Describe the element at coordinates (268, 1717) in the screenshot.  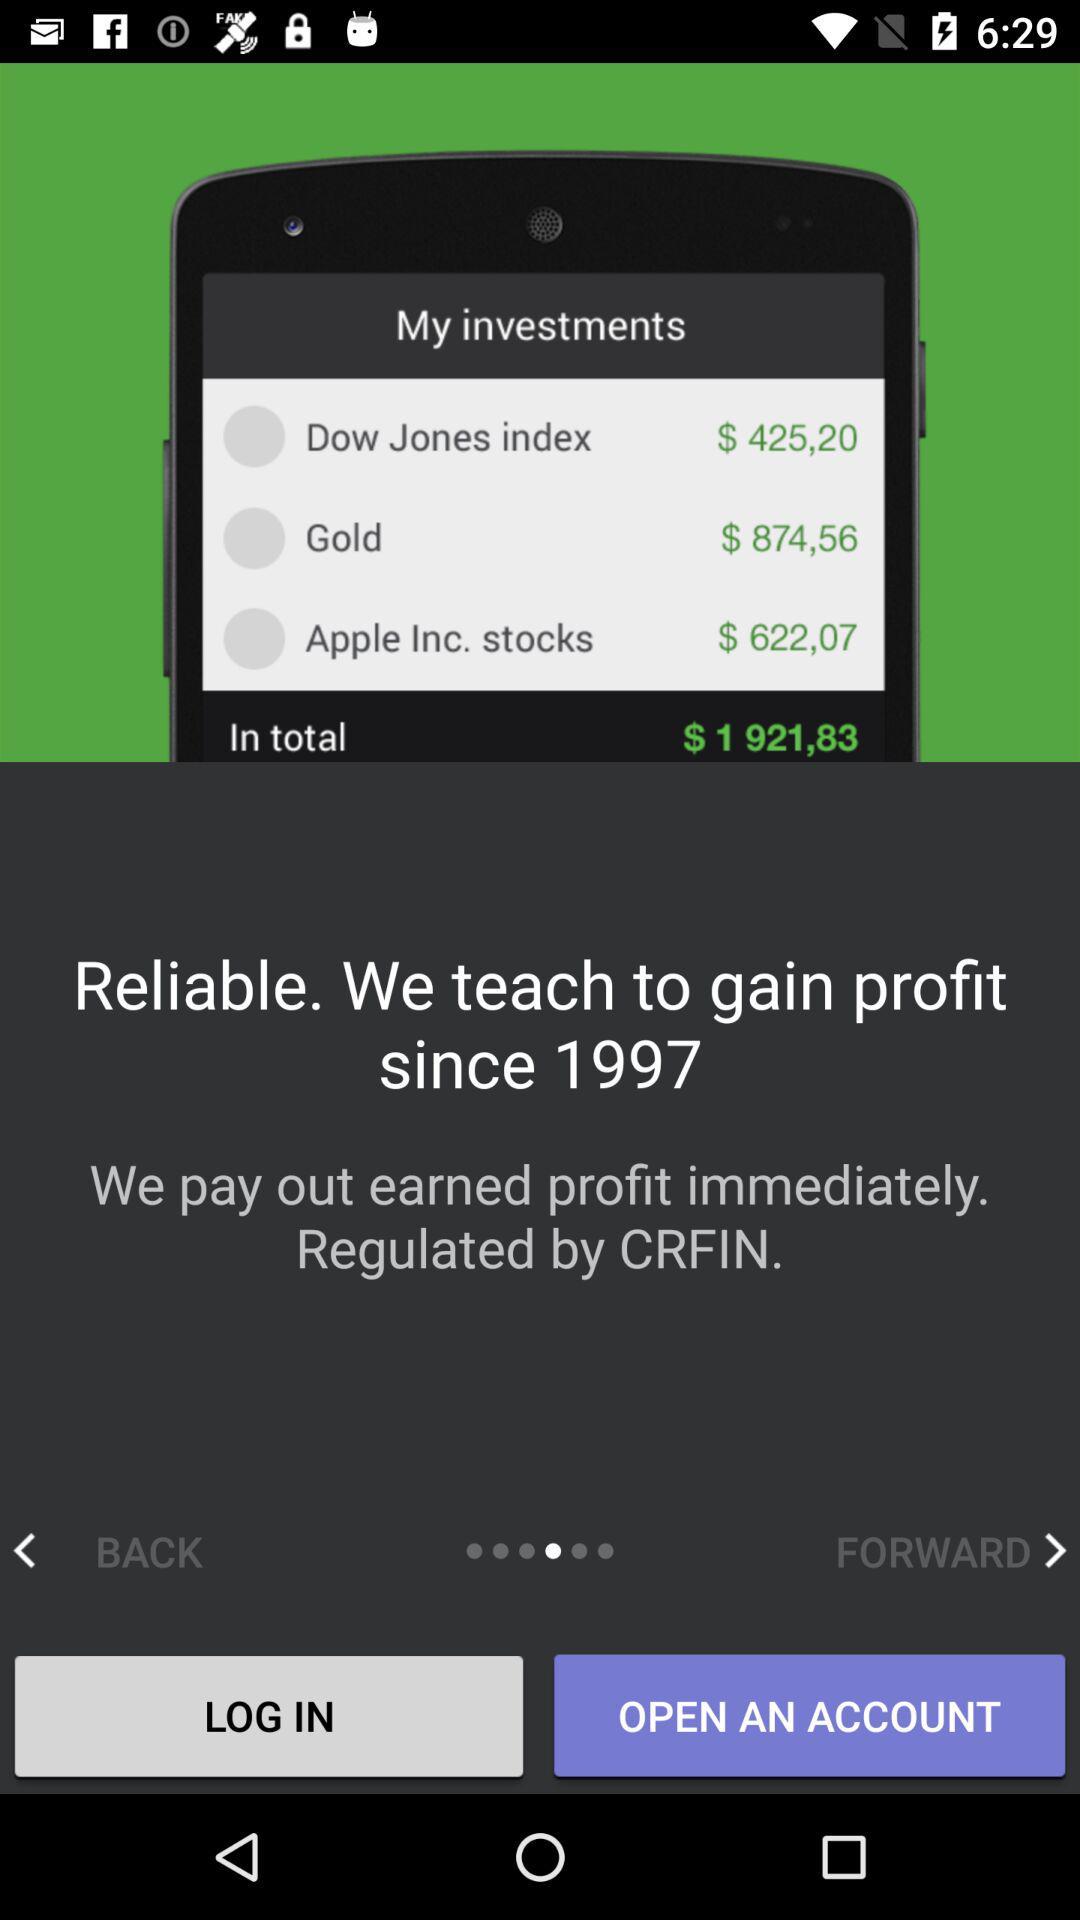
I see `log in item` at that location.